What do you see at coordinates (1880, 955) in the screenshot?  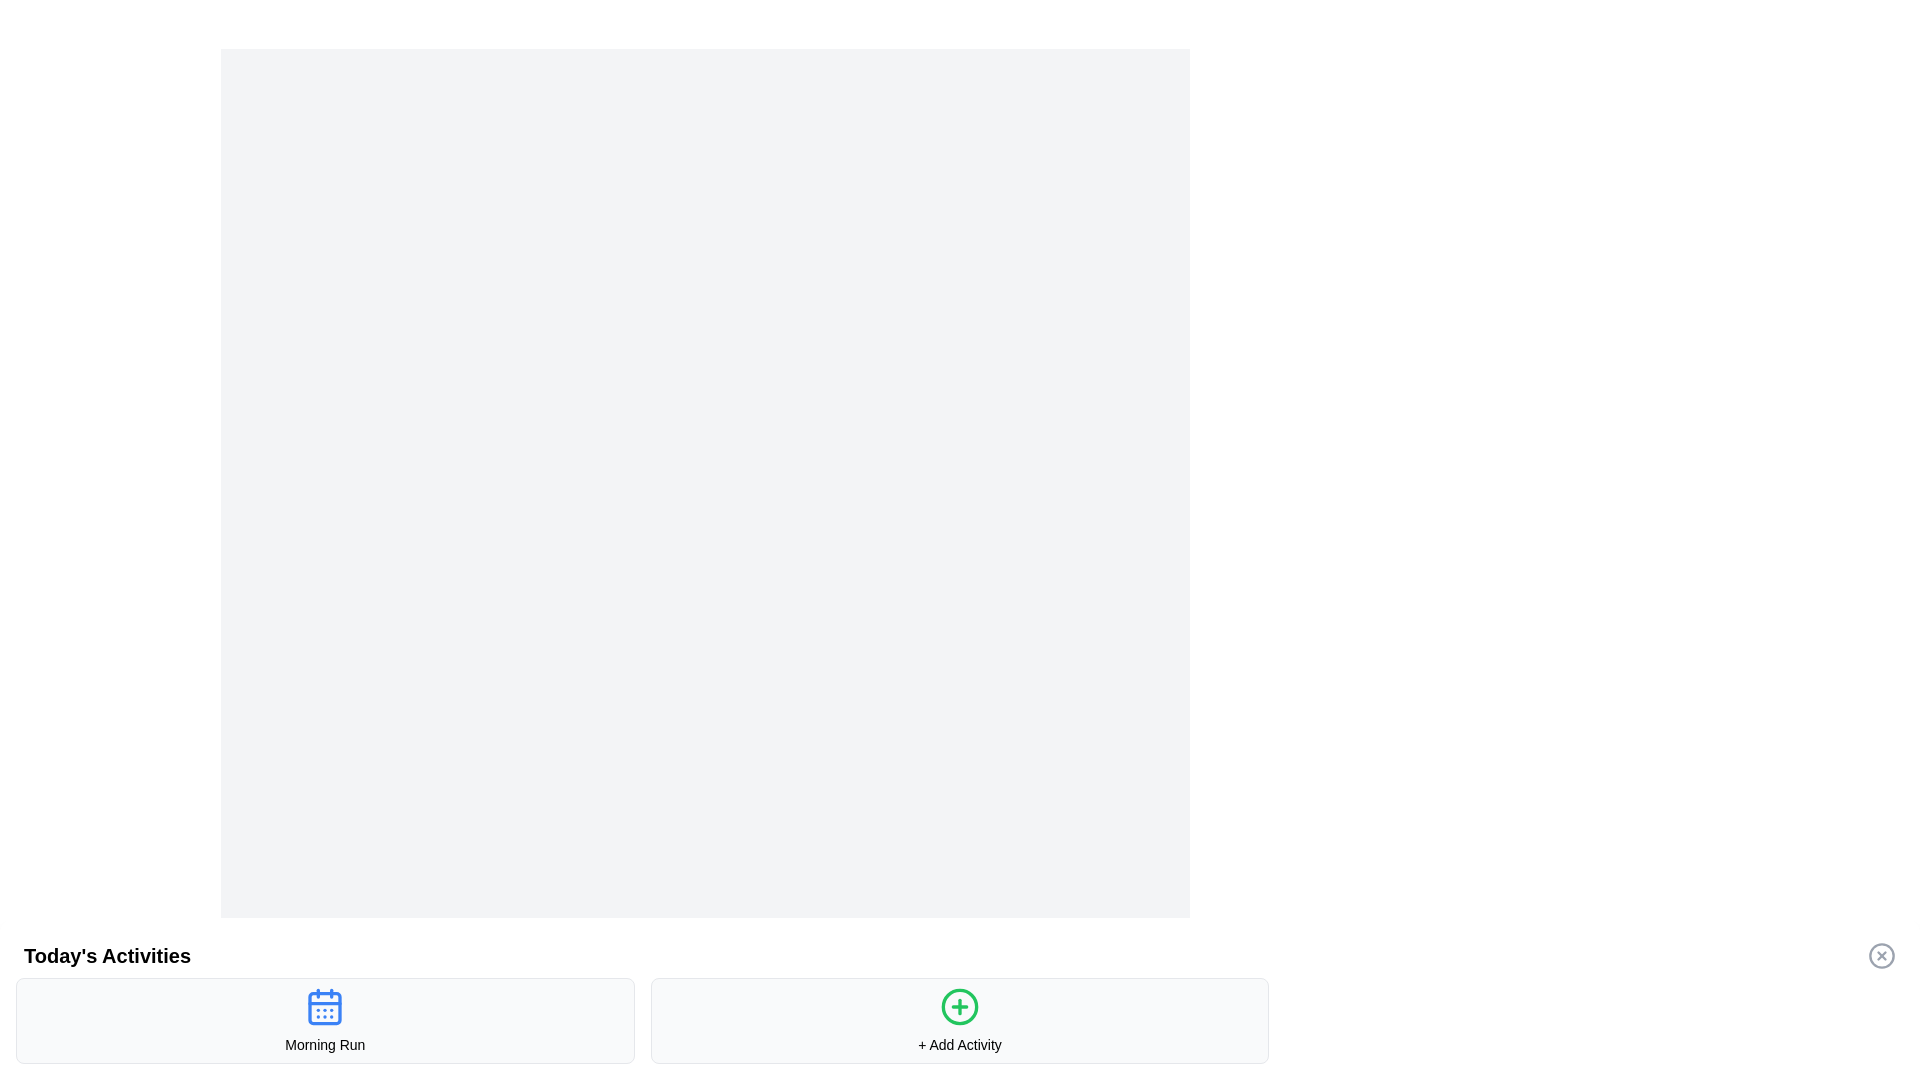 I see `the SVG Circle Element, which is a circular shape with a radius of 10 units, located in the top-right corner of a 28x28 SVG icon representing a close or delete action` at bounding box center [1880, 955].